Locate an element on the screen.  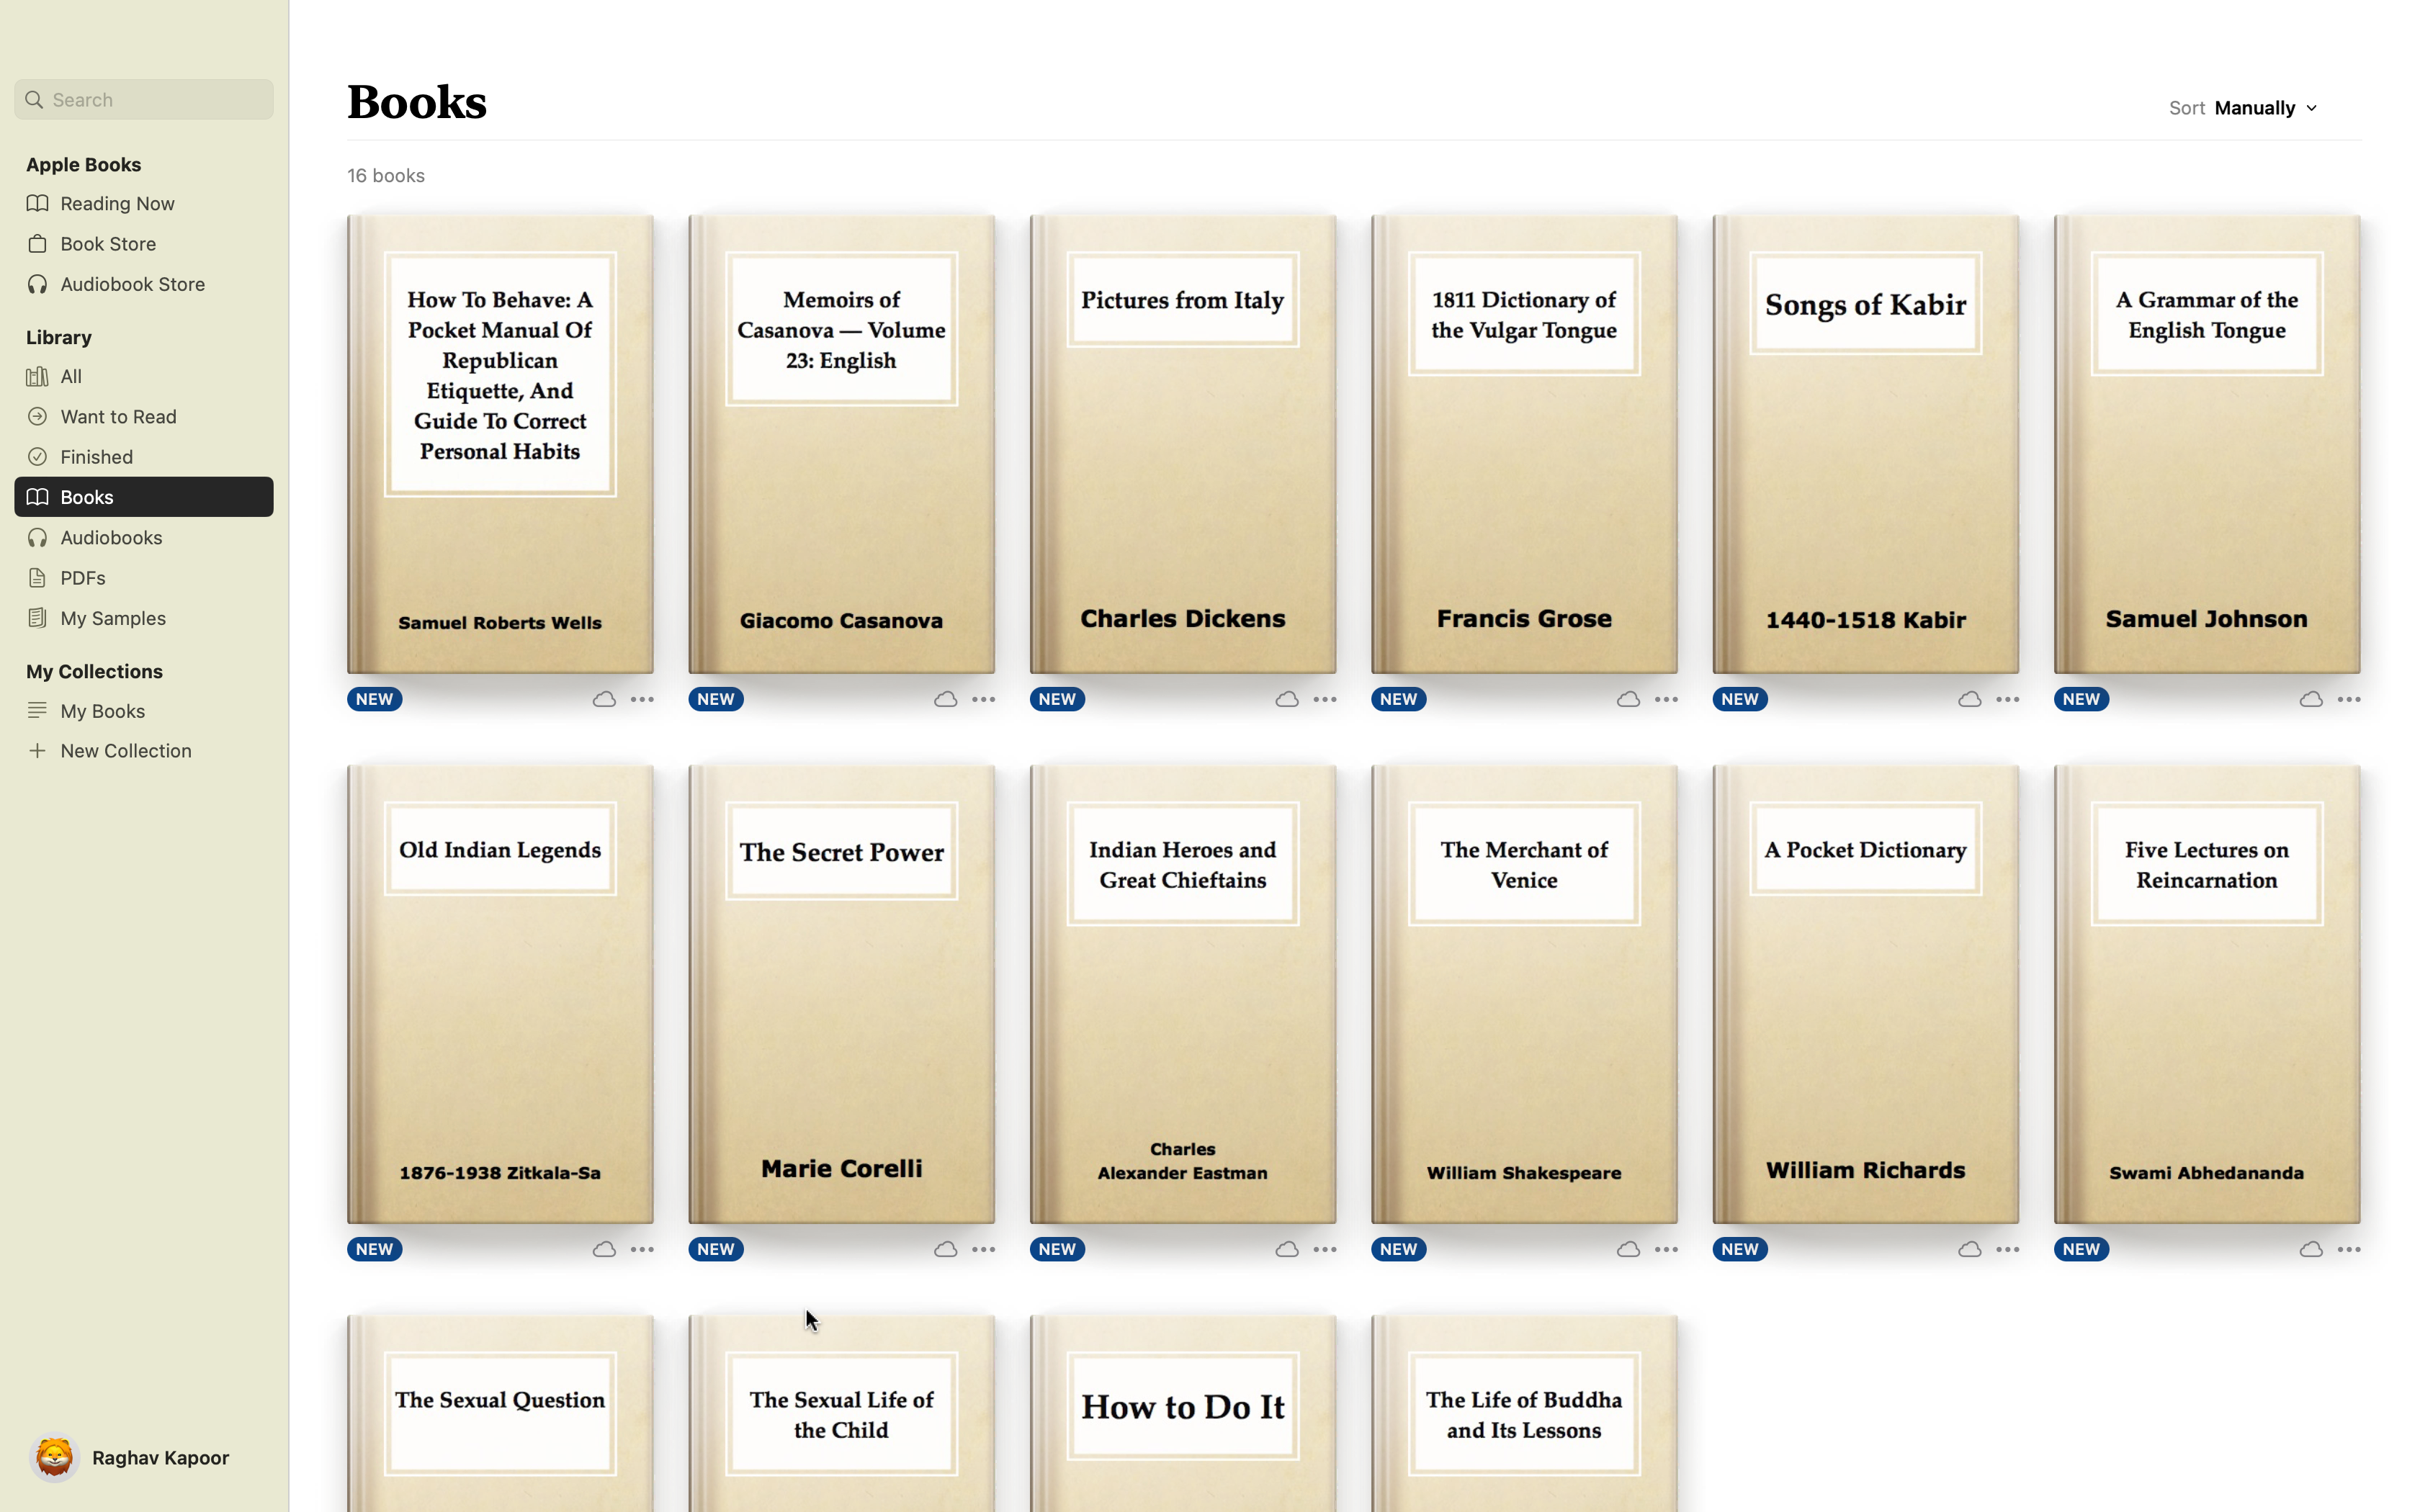
Start reading the "Old Indian Legends" book by clicking on its "Read" button is located at coordinates (498, 996).